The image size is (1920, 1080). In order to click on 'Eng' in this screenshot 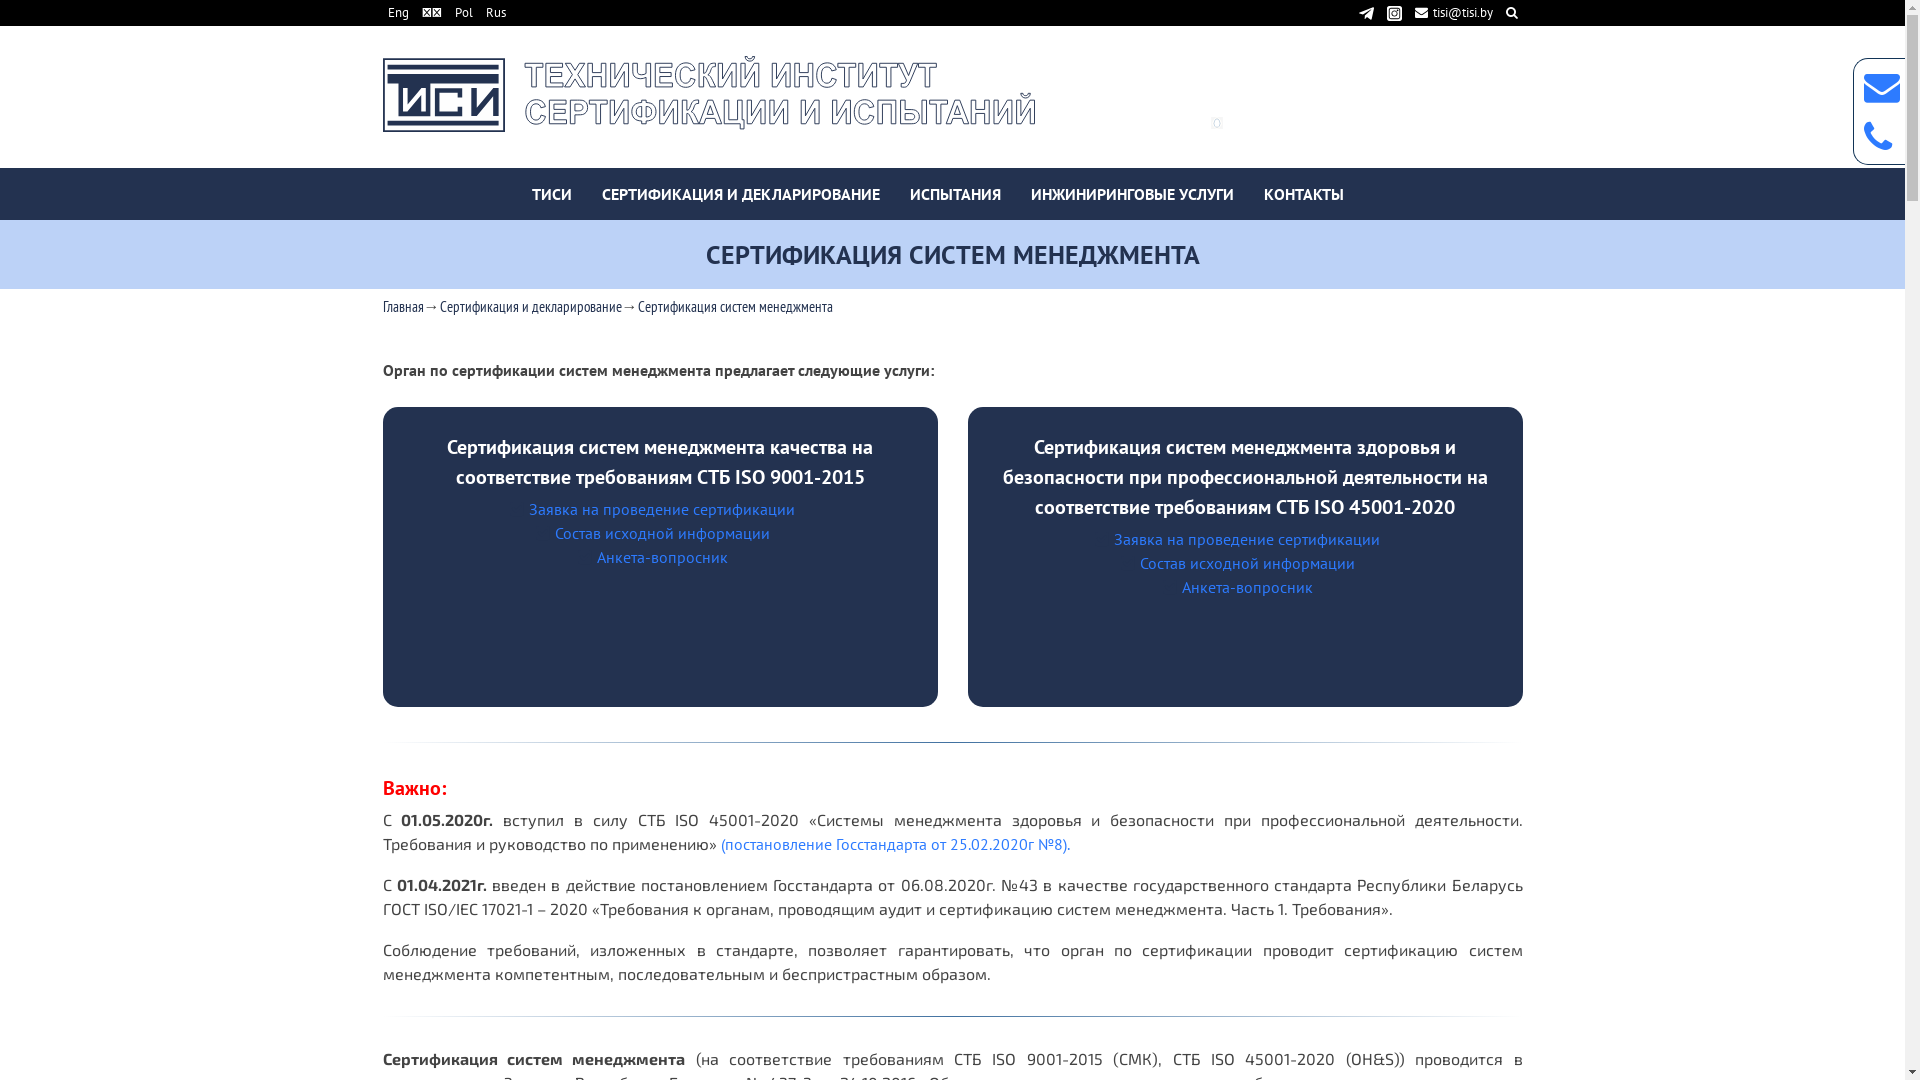, I will do `click(398, 12)`.